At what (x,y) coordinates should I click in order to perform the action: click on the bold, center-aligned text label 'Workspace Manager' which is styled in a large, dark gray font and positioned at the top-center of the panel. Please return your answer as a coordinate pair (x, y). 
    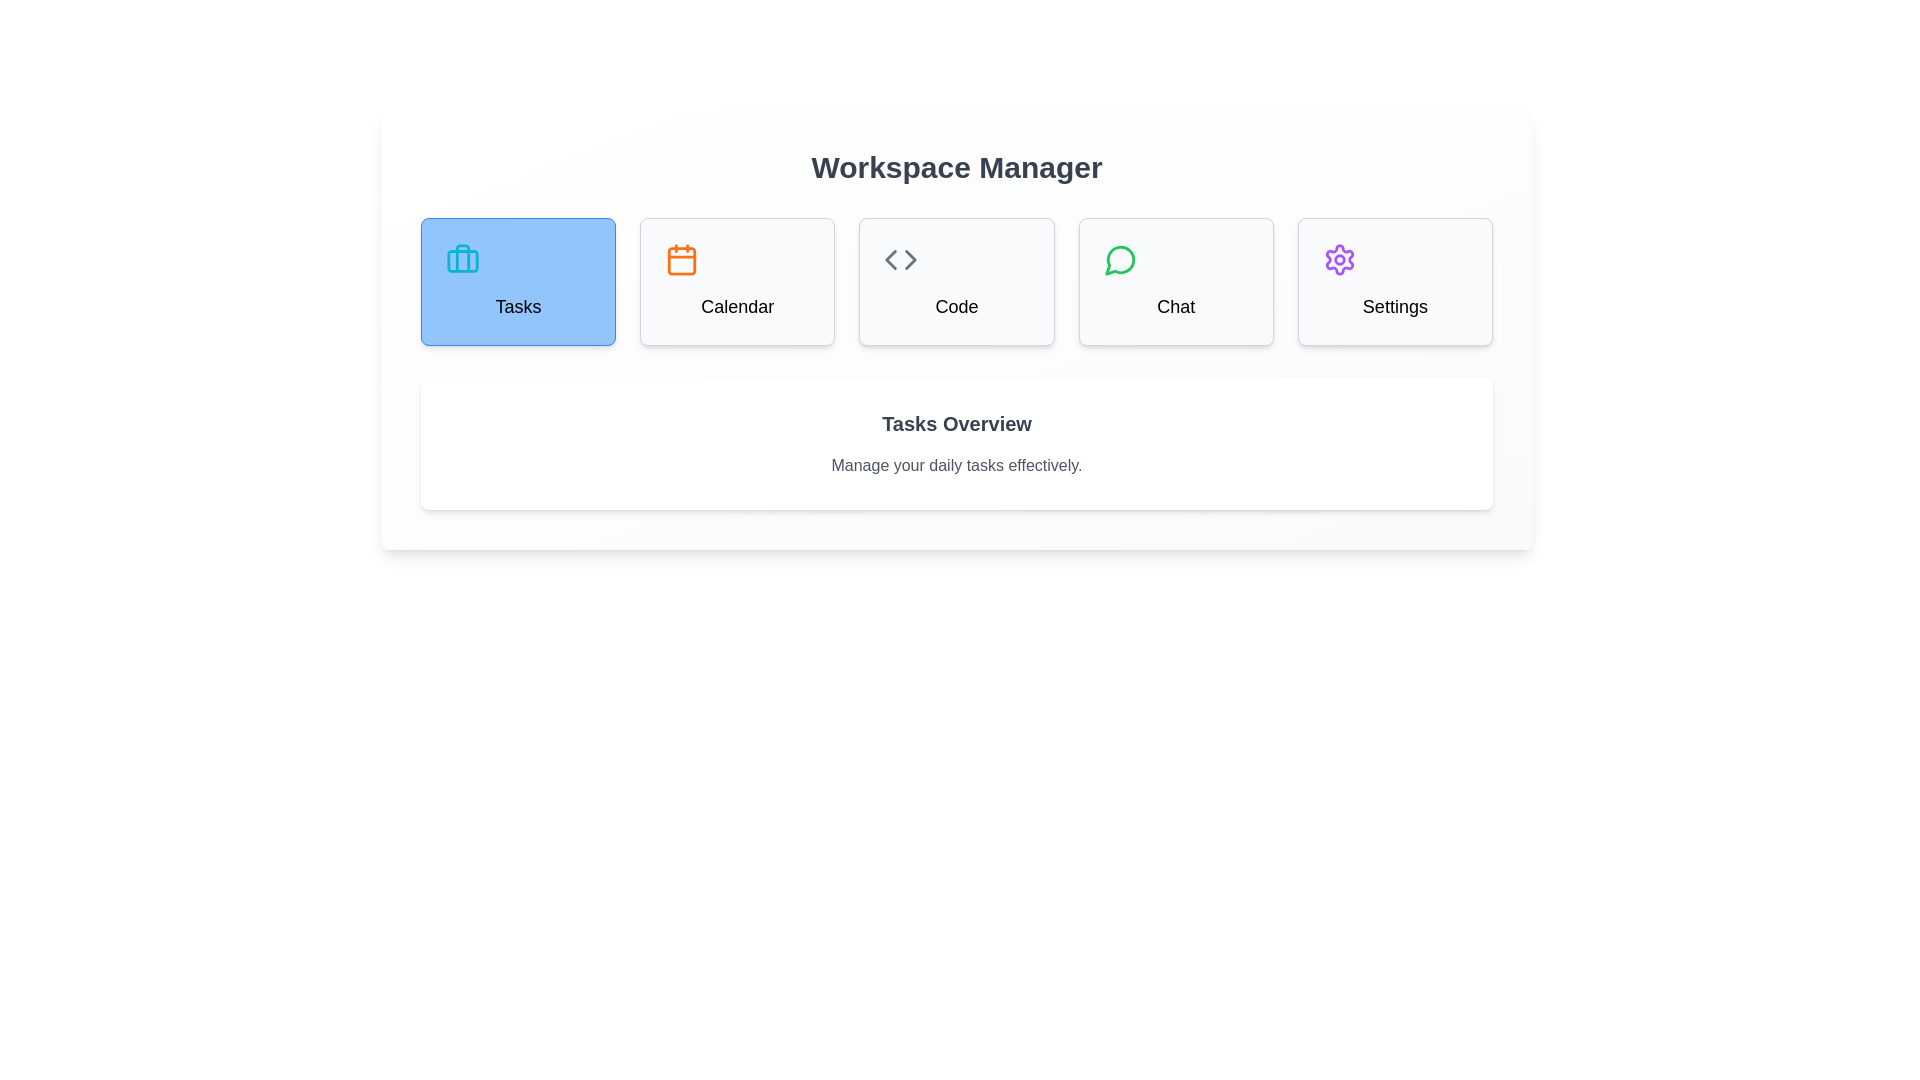
    Looking at the image, I should click on (955, 167).